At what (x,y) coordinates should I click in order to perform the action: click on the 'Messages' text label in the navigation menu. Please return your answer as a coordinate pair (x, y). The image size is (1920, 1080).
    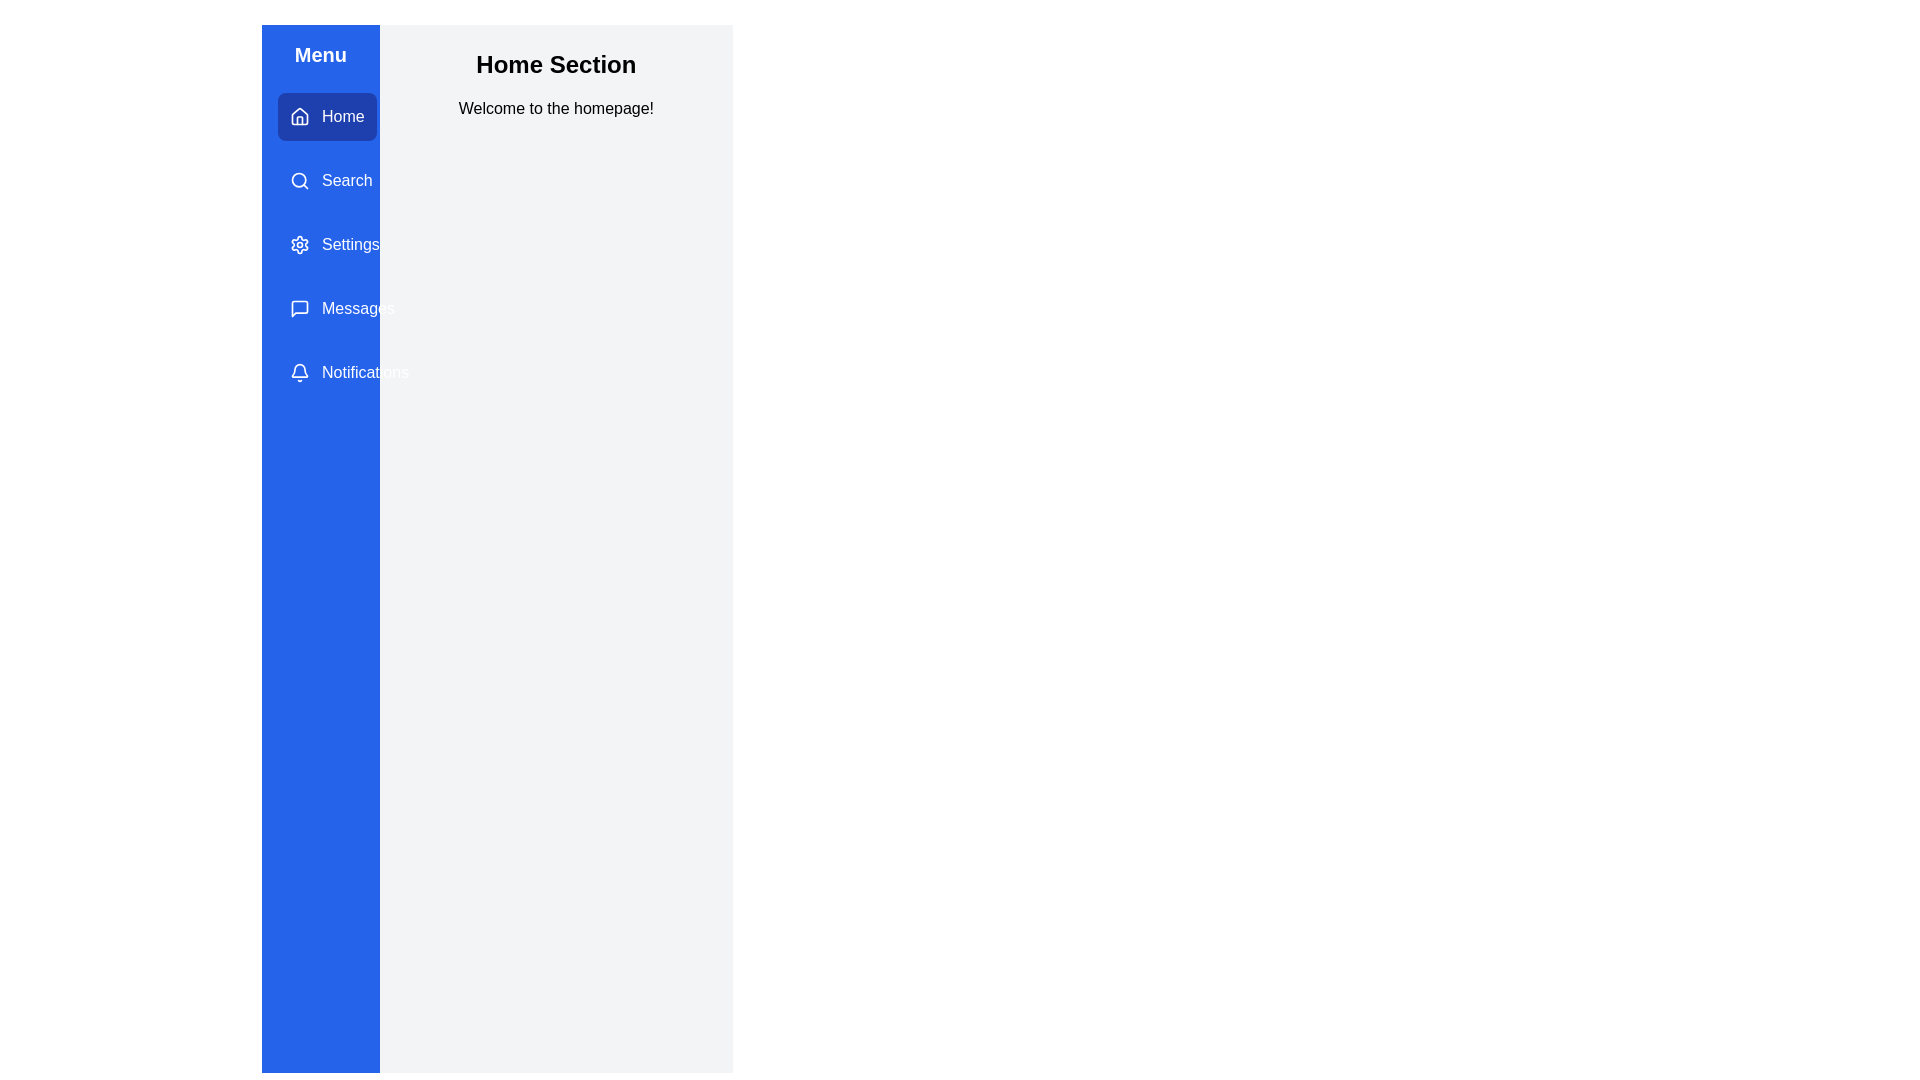
    Looking at the image, I should click on (358, 308).